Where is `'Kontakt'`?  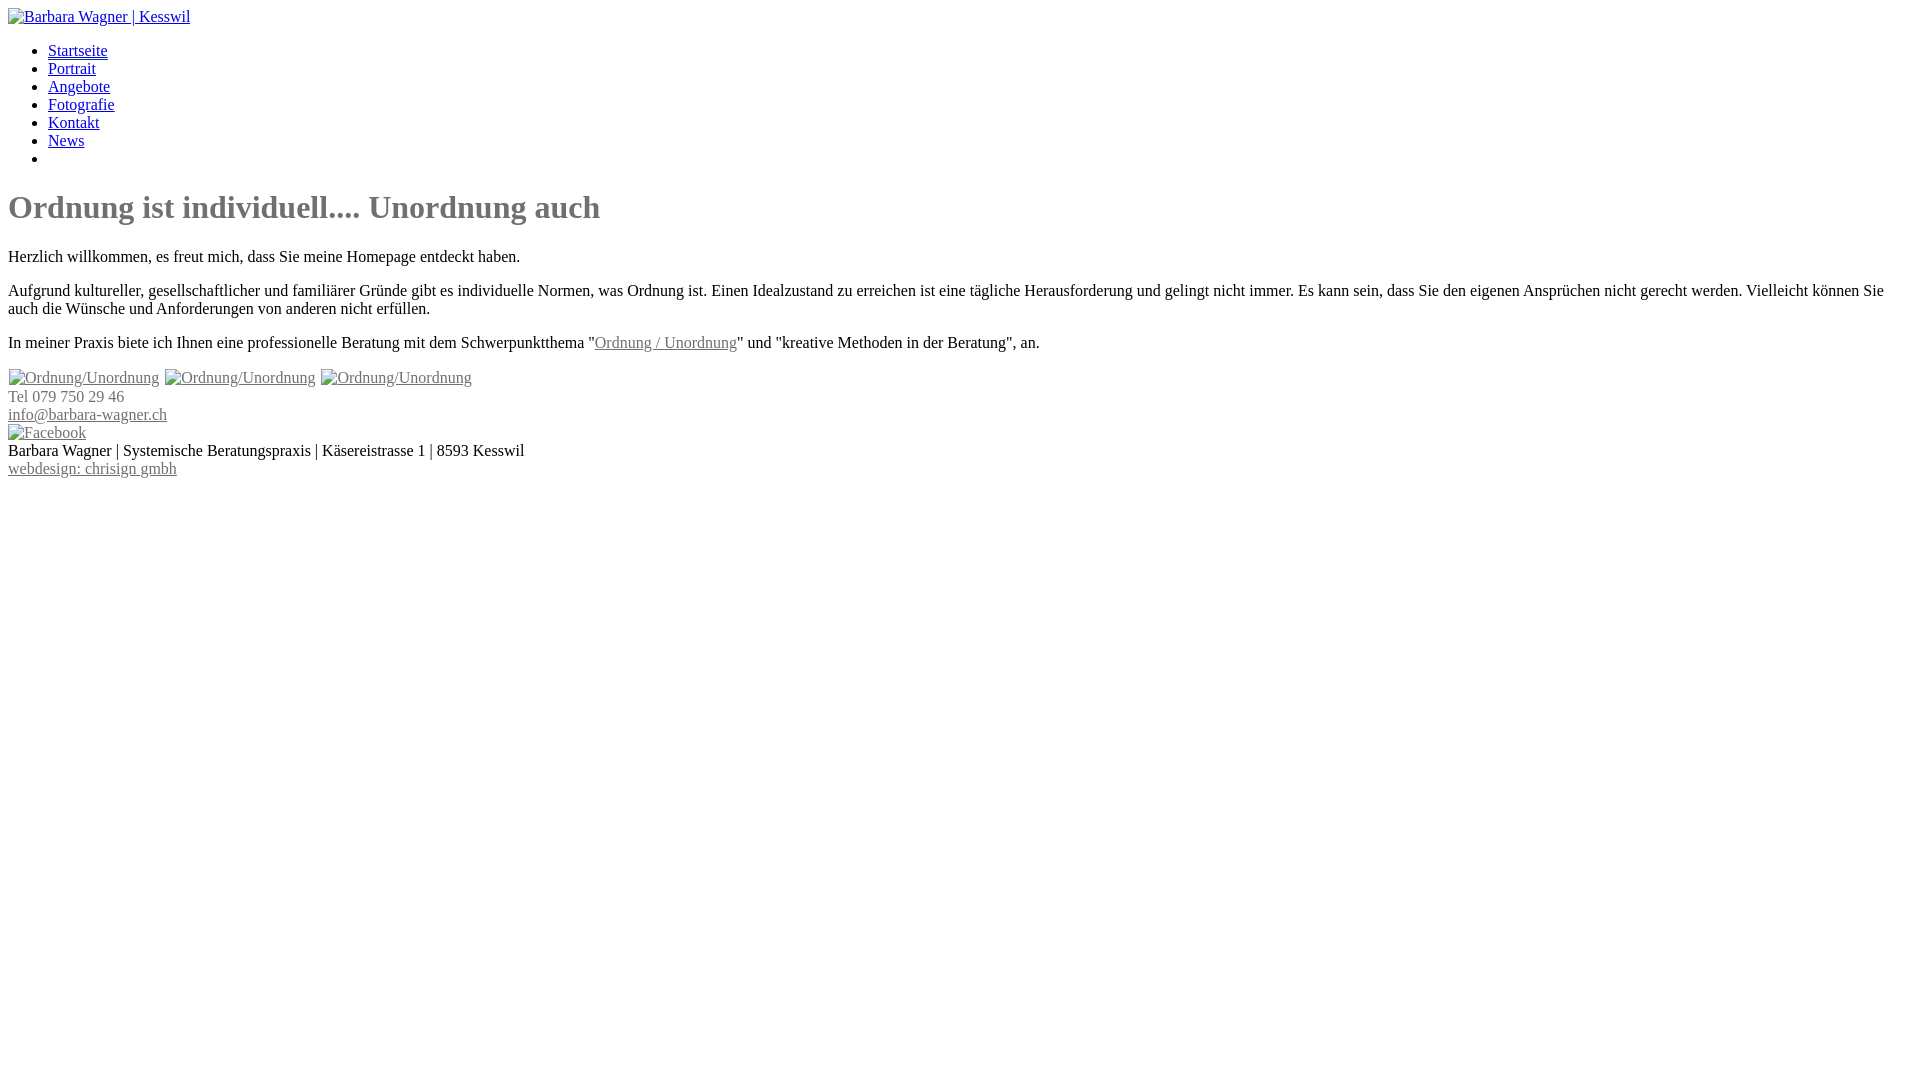 'Kontakt' is located at coordinates (73, 122).